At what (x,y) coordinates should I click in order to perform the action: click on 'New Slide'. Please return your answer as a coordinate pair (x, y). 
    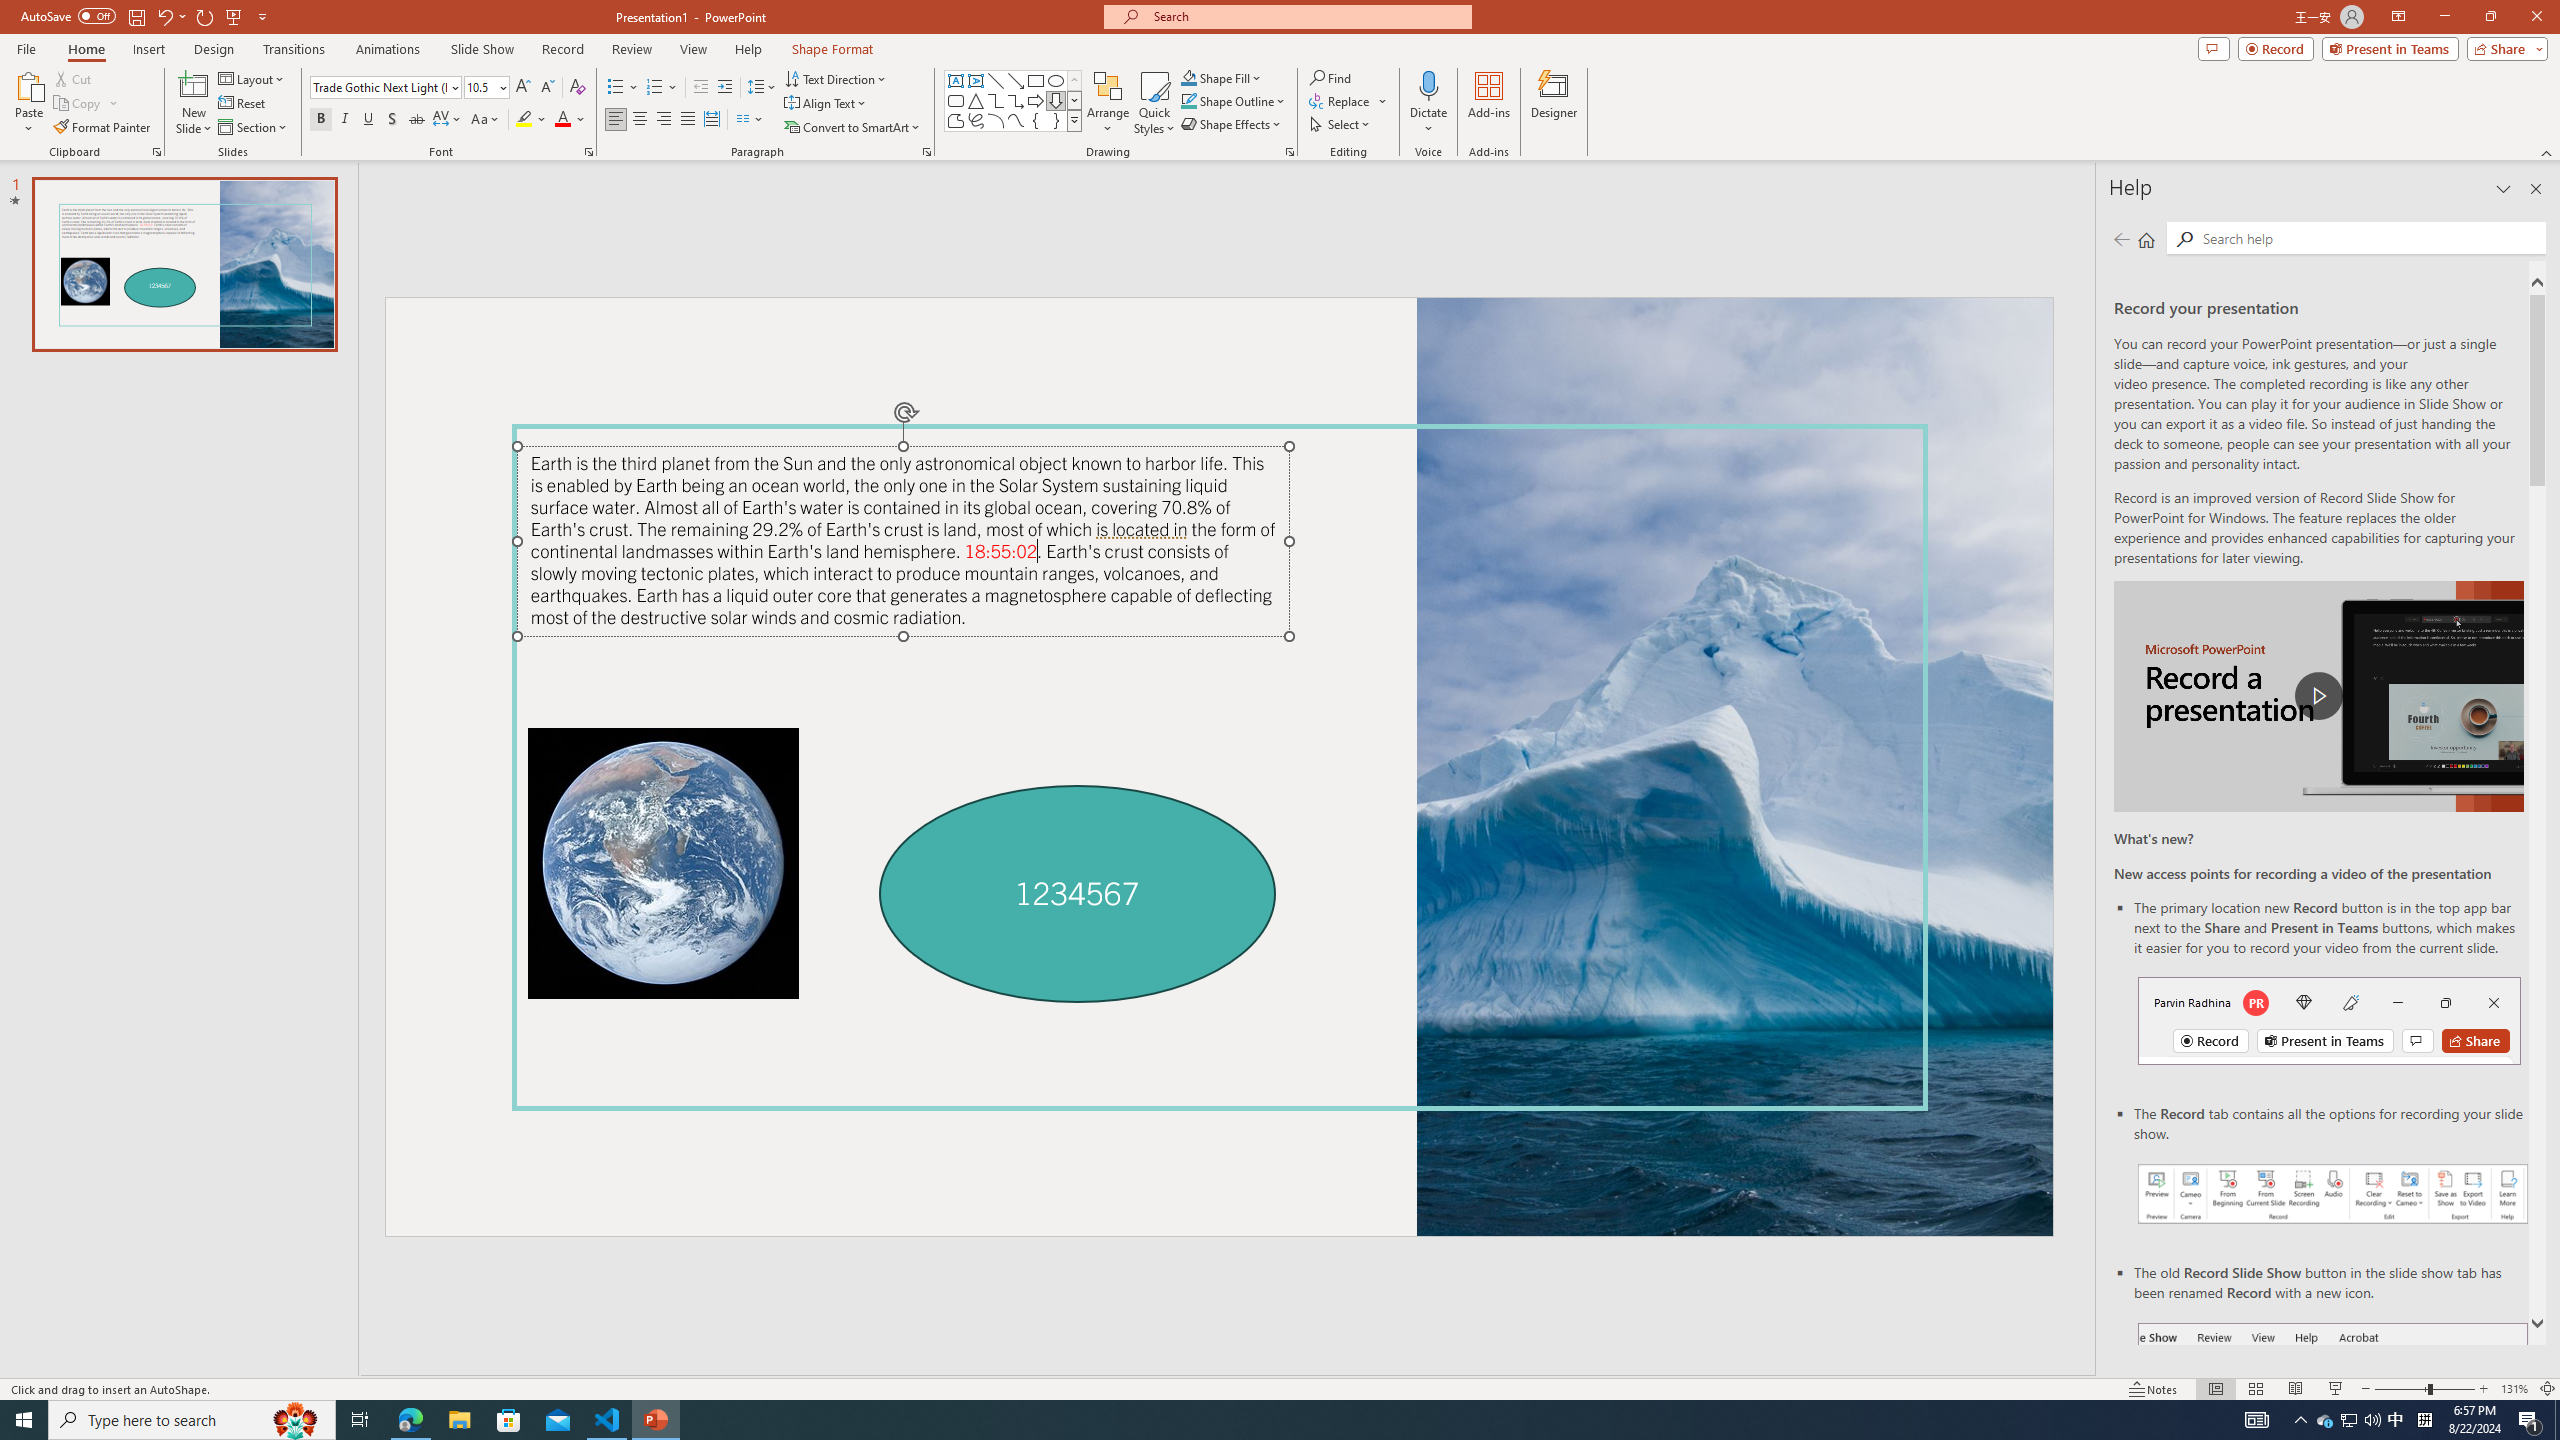
    Looking at the image, I should click on (193, 103).